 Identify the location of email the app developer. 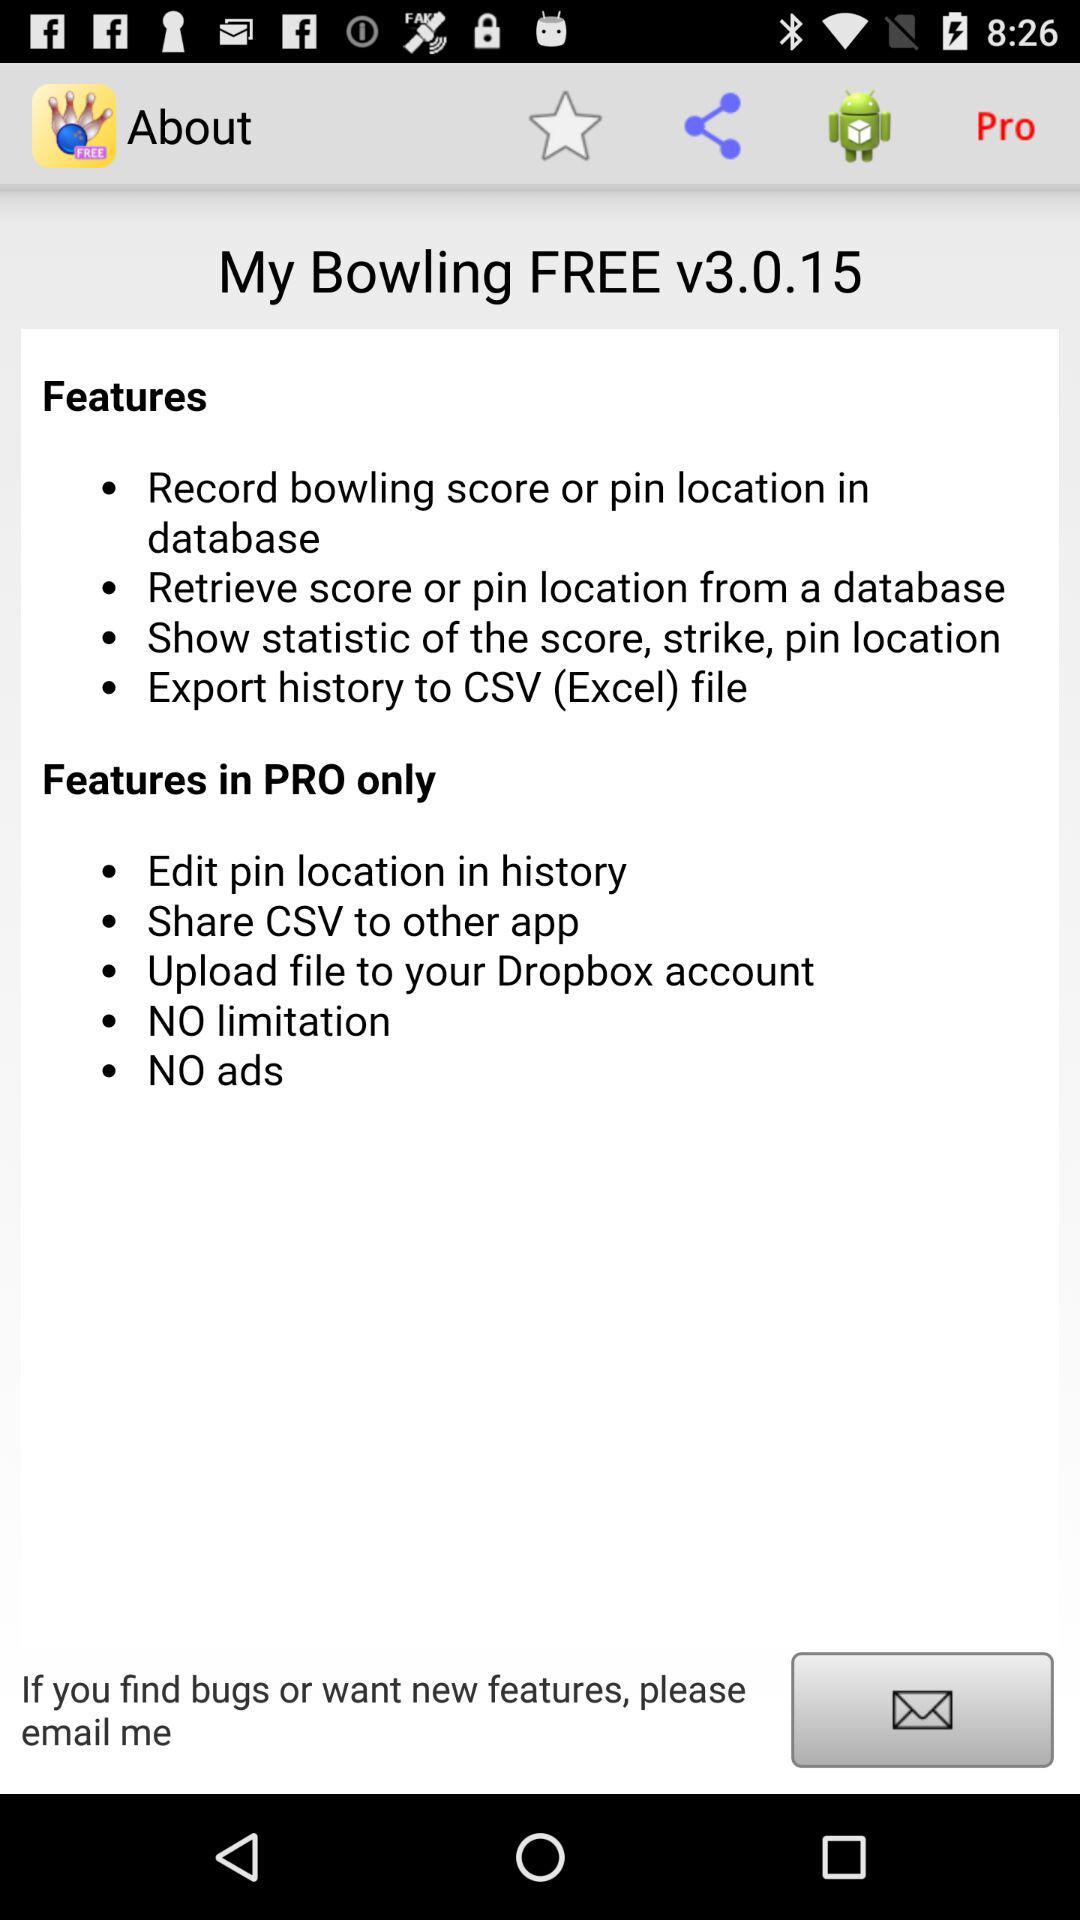
(922, 1708).